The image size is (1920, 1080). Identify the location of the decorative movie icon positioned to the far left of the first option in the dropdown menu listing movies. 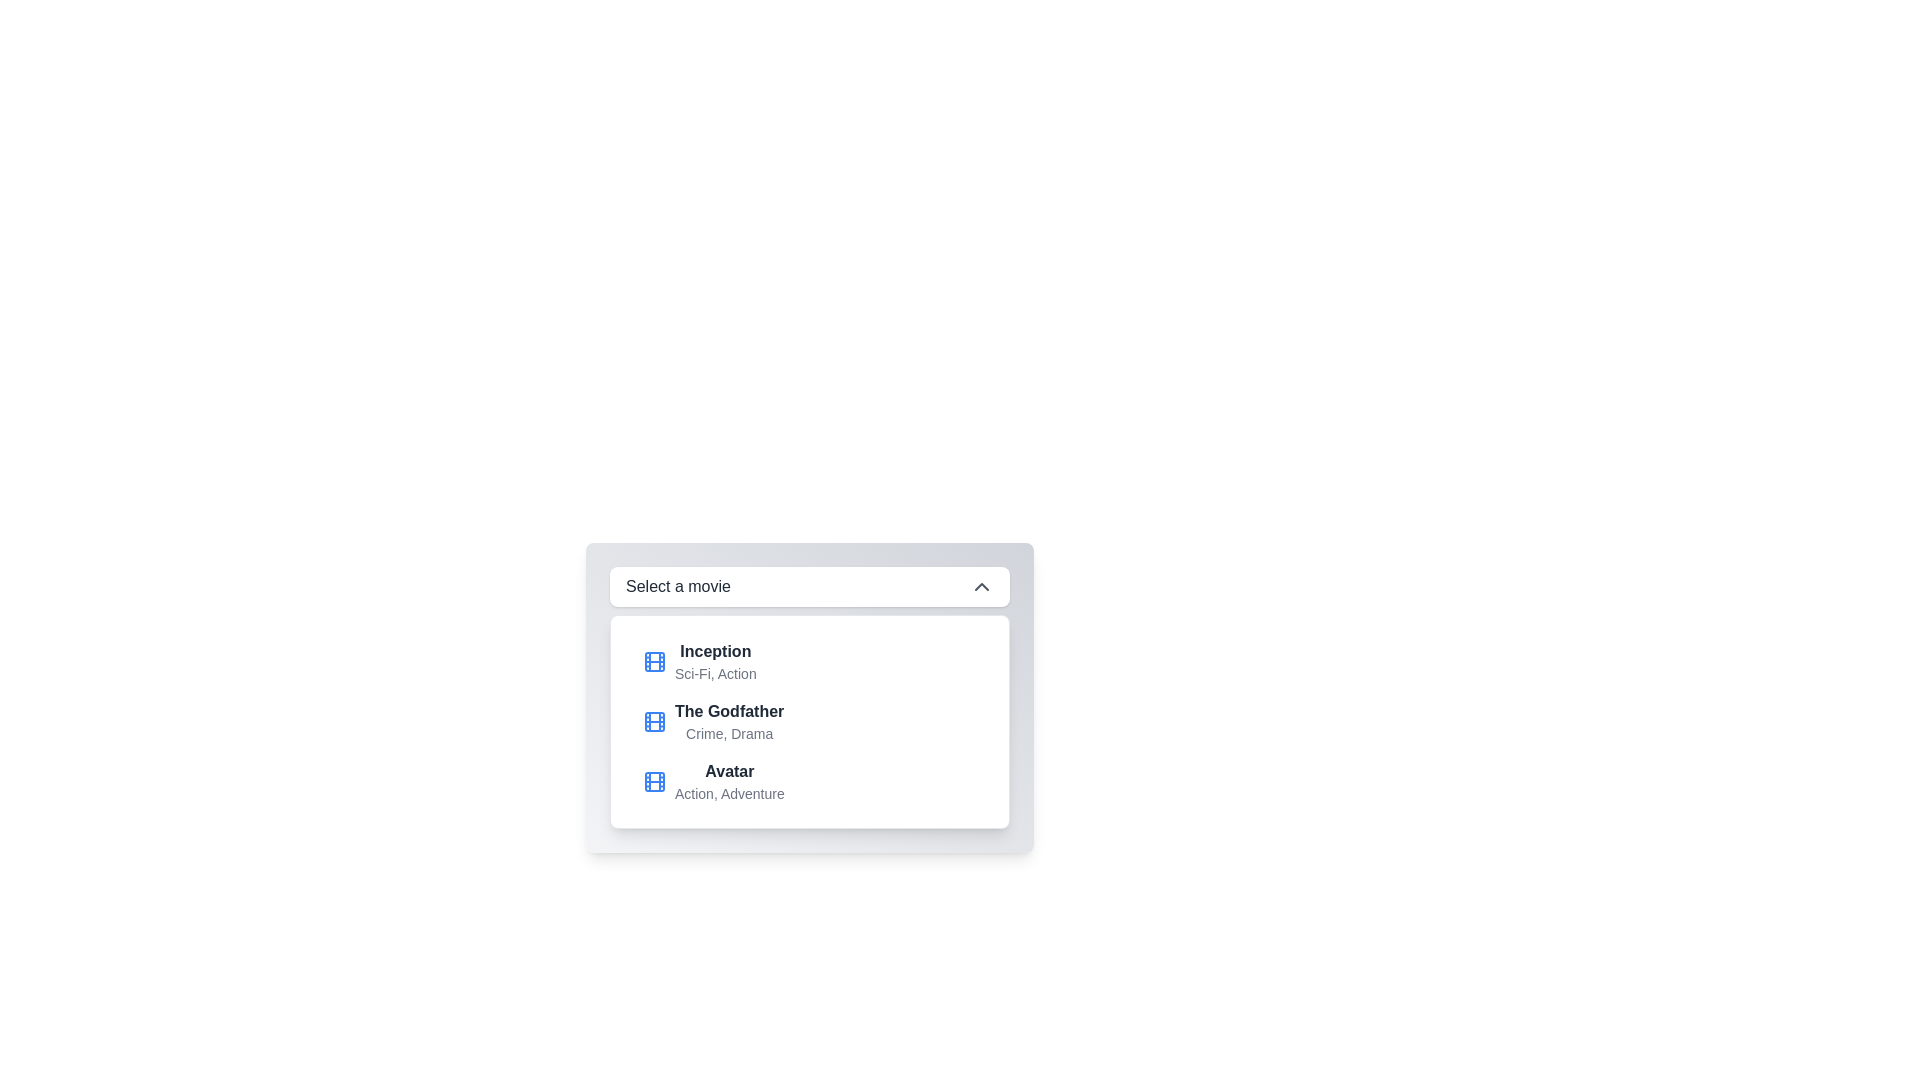
(654, 662).